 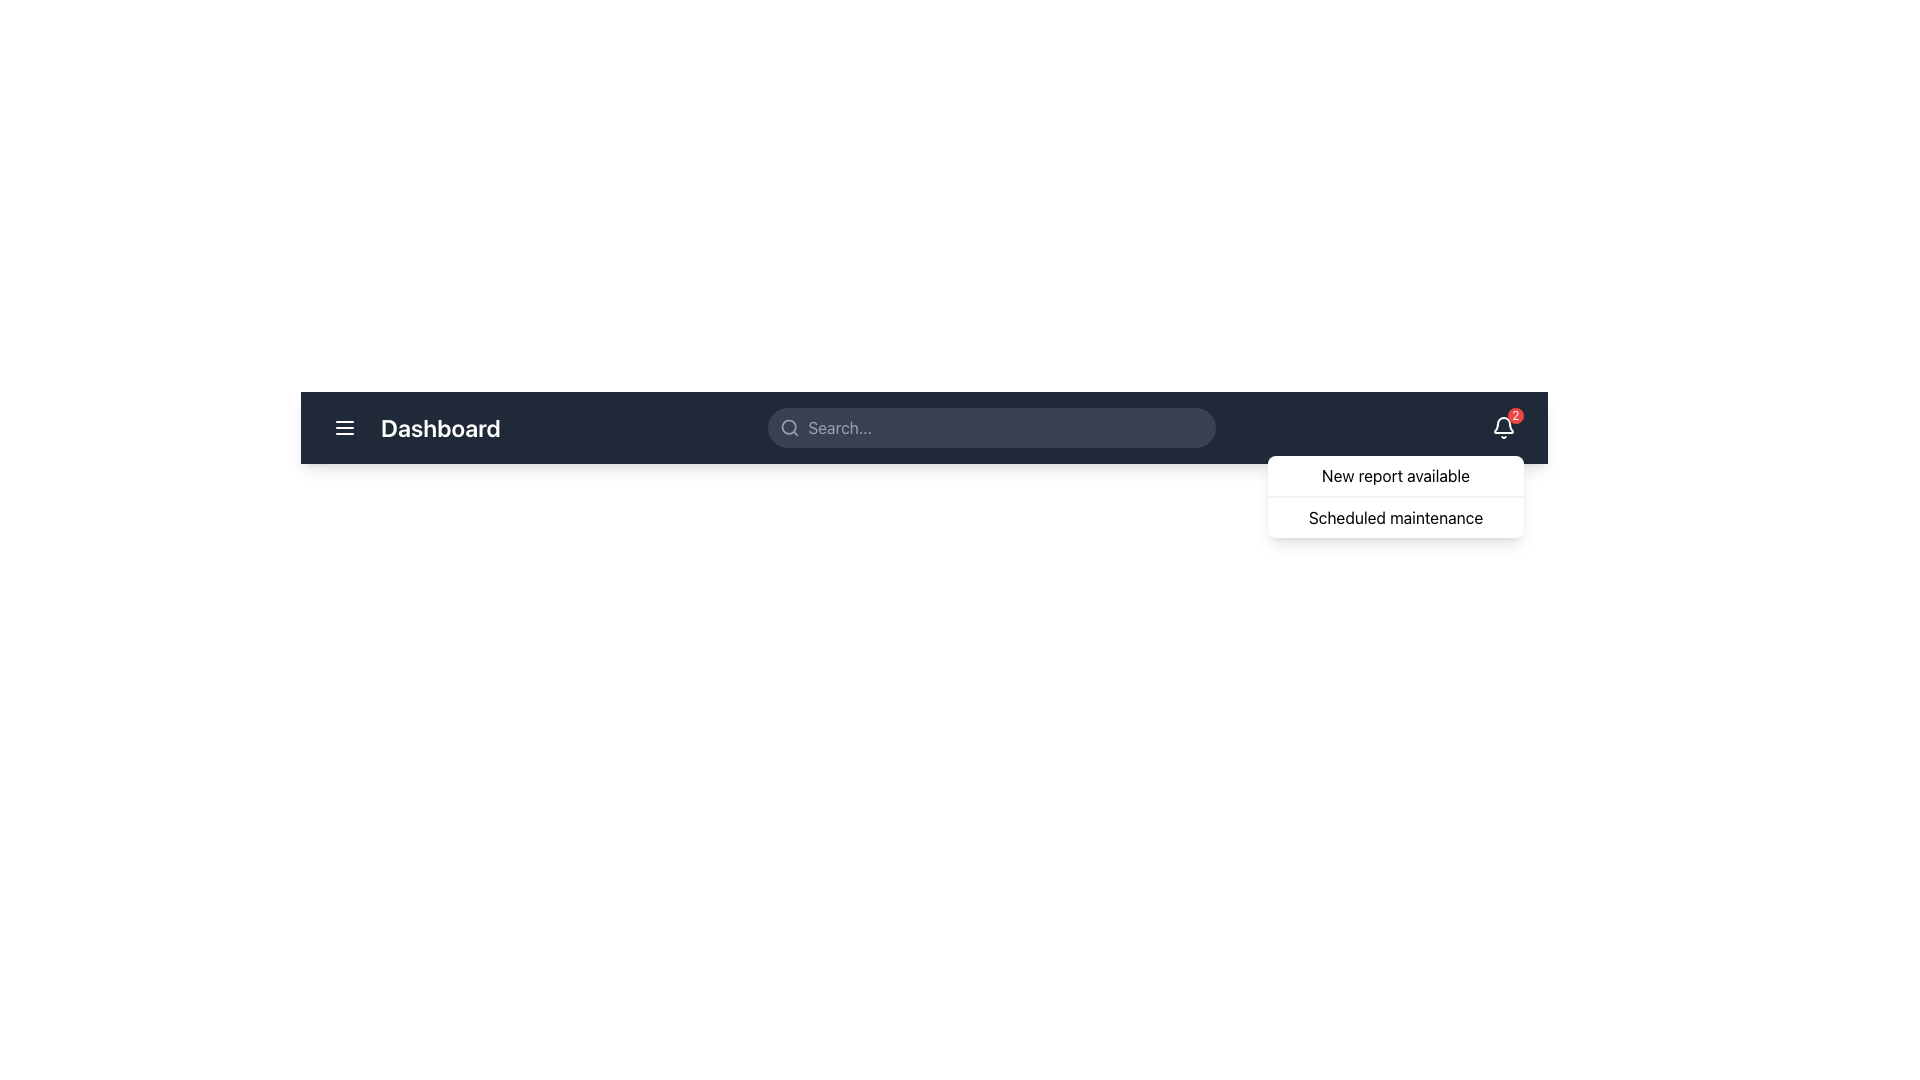 I want to click on the bell-shaped icon on the dark top navigation bar, which is styled with a white stroke and has a red notification badge at its upper right edge, so click(x=1503, y=424).